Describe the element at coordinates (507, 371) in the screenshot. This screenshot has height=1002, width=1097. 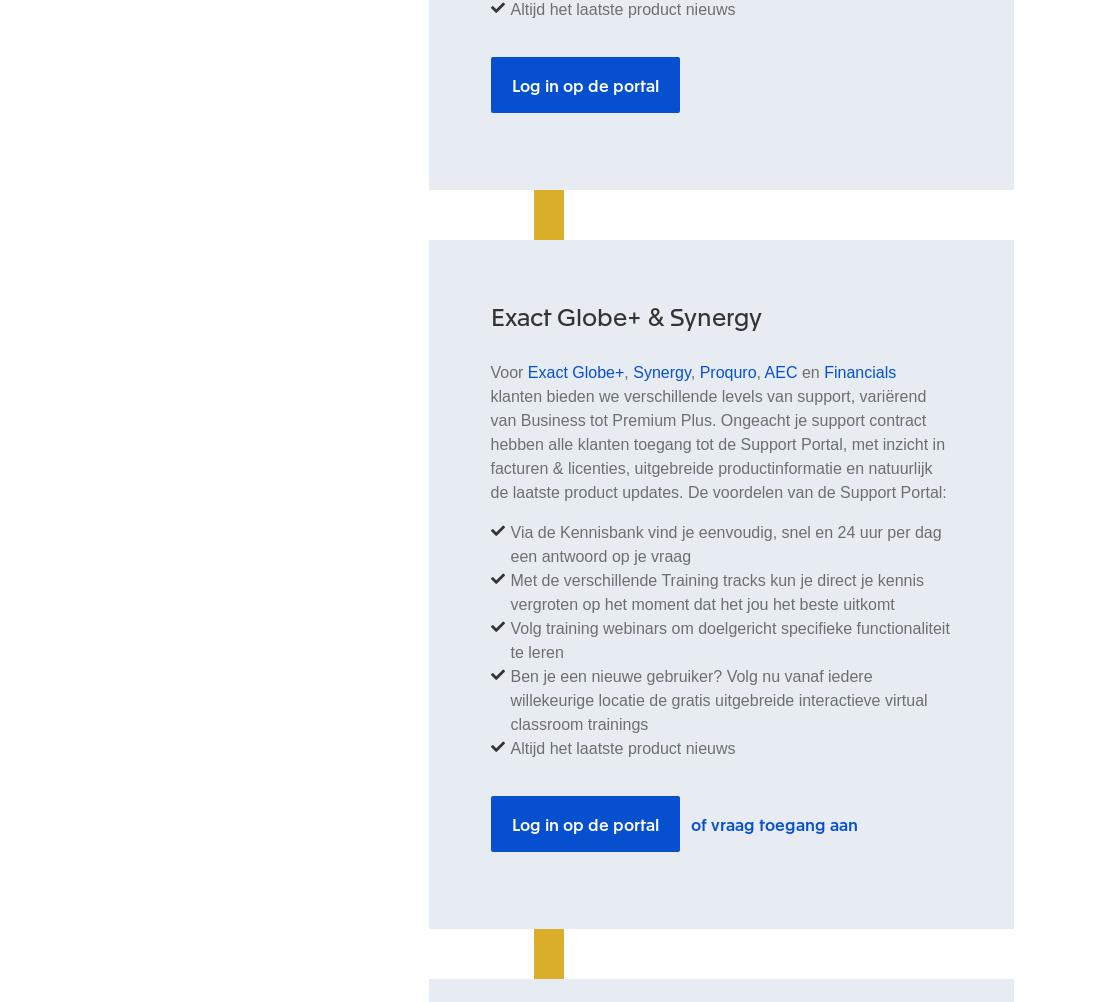
I see `'Voor'` at that location.